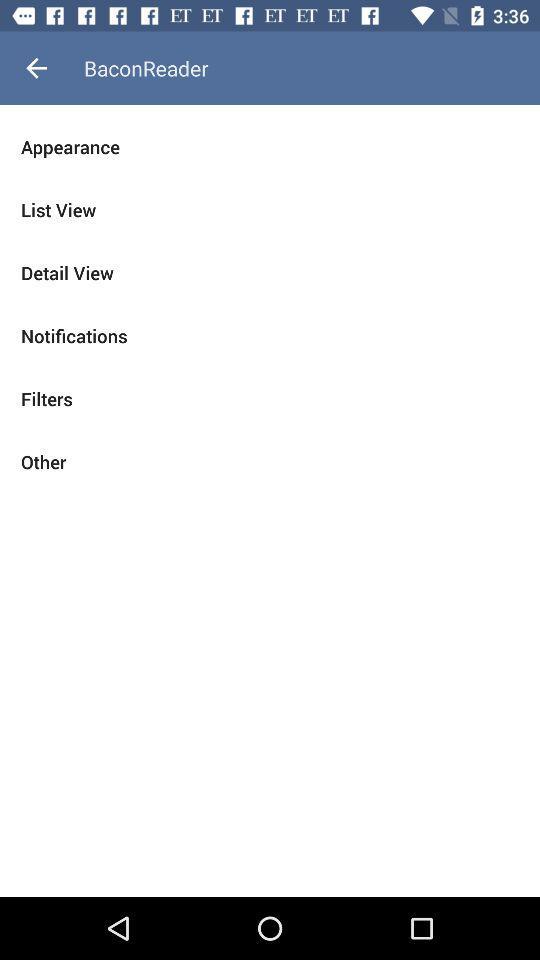 This screenshot has width=540, height=960. What do you see at coordinates (270, 336) in the screenshot?
I see `the icon above the filters item` at bounding box center [270, 336].